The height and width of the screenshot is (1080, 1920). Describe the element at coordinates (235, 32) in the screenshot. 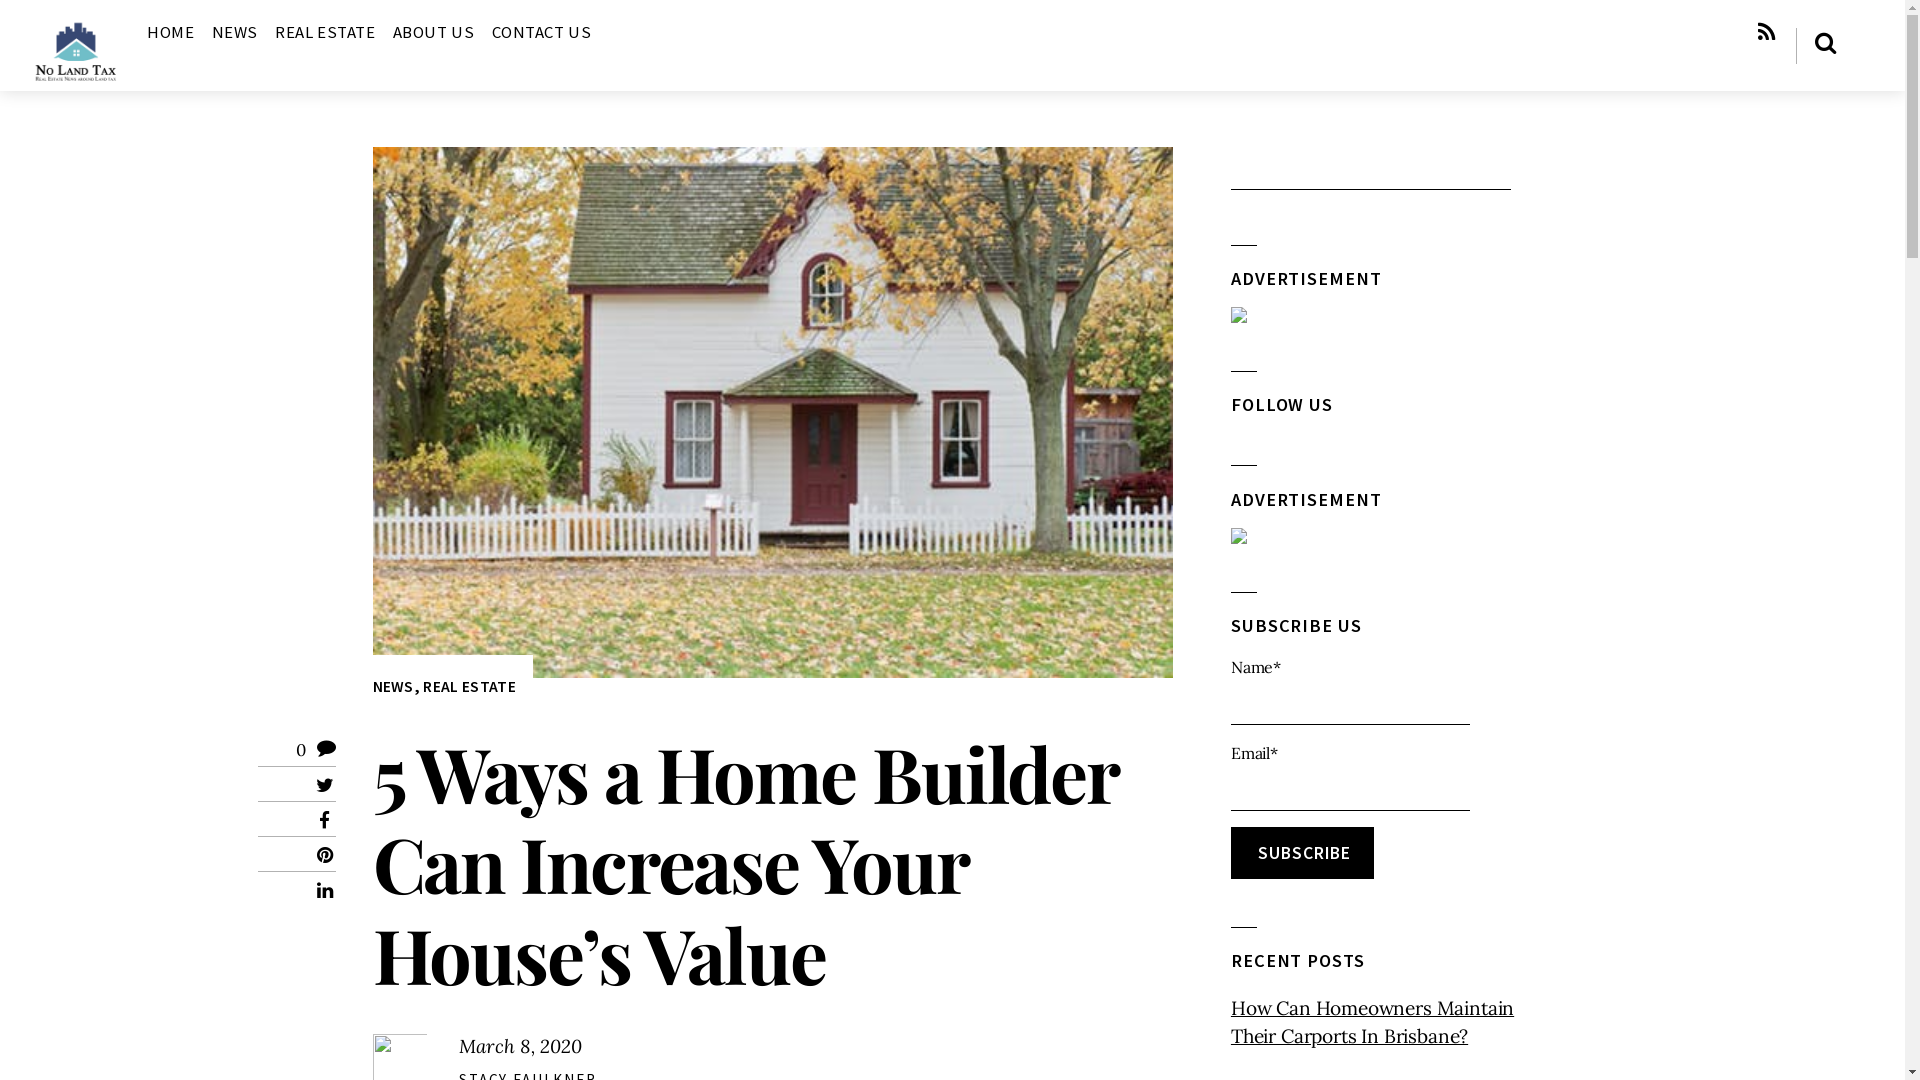

I see `'NEWS'` at that location.